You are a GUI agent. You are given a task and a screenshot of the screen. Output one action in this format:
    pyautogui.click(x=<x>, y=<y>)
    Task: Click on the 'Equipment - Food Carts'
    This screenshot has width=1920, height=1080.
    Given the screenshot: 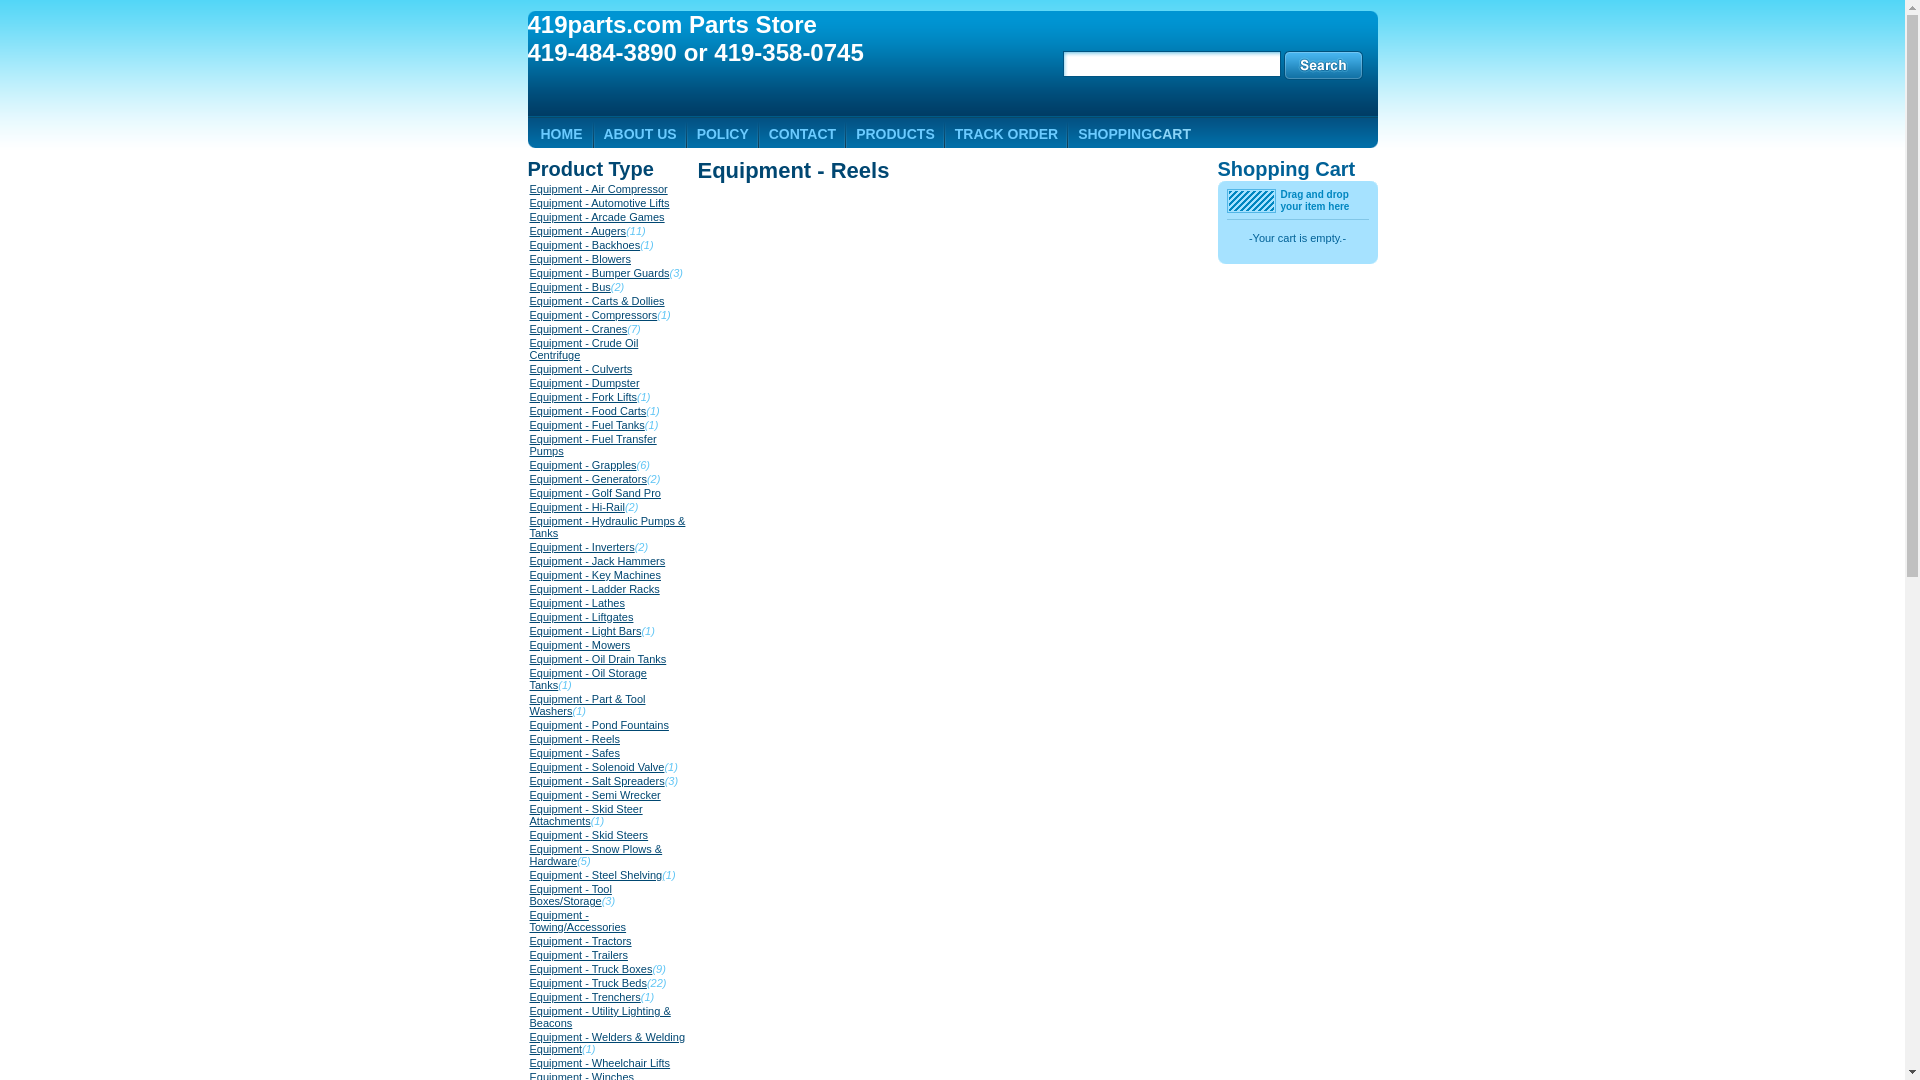 What is the action you would take?
    pyautogui.click(x=587, y=410)
    